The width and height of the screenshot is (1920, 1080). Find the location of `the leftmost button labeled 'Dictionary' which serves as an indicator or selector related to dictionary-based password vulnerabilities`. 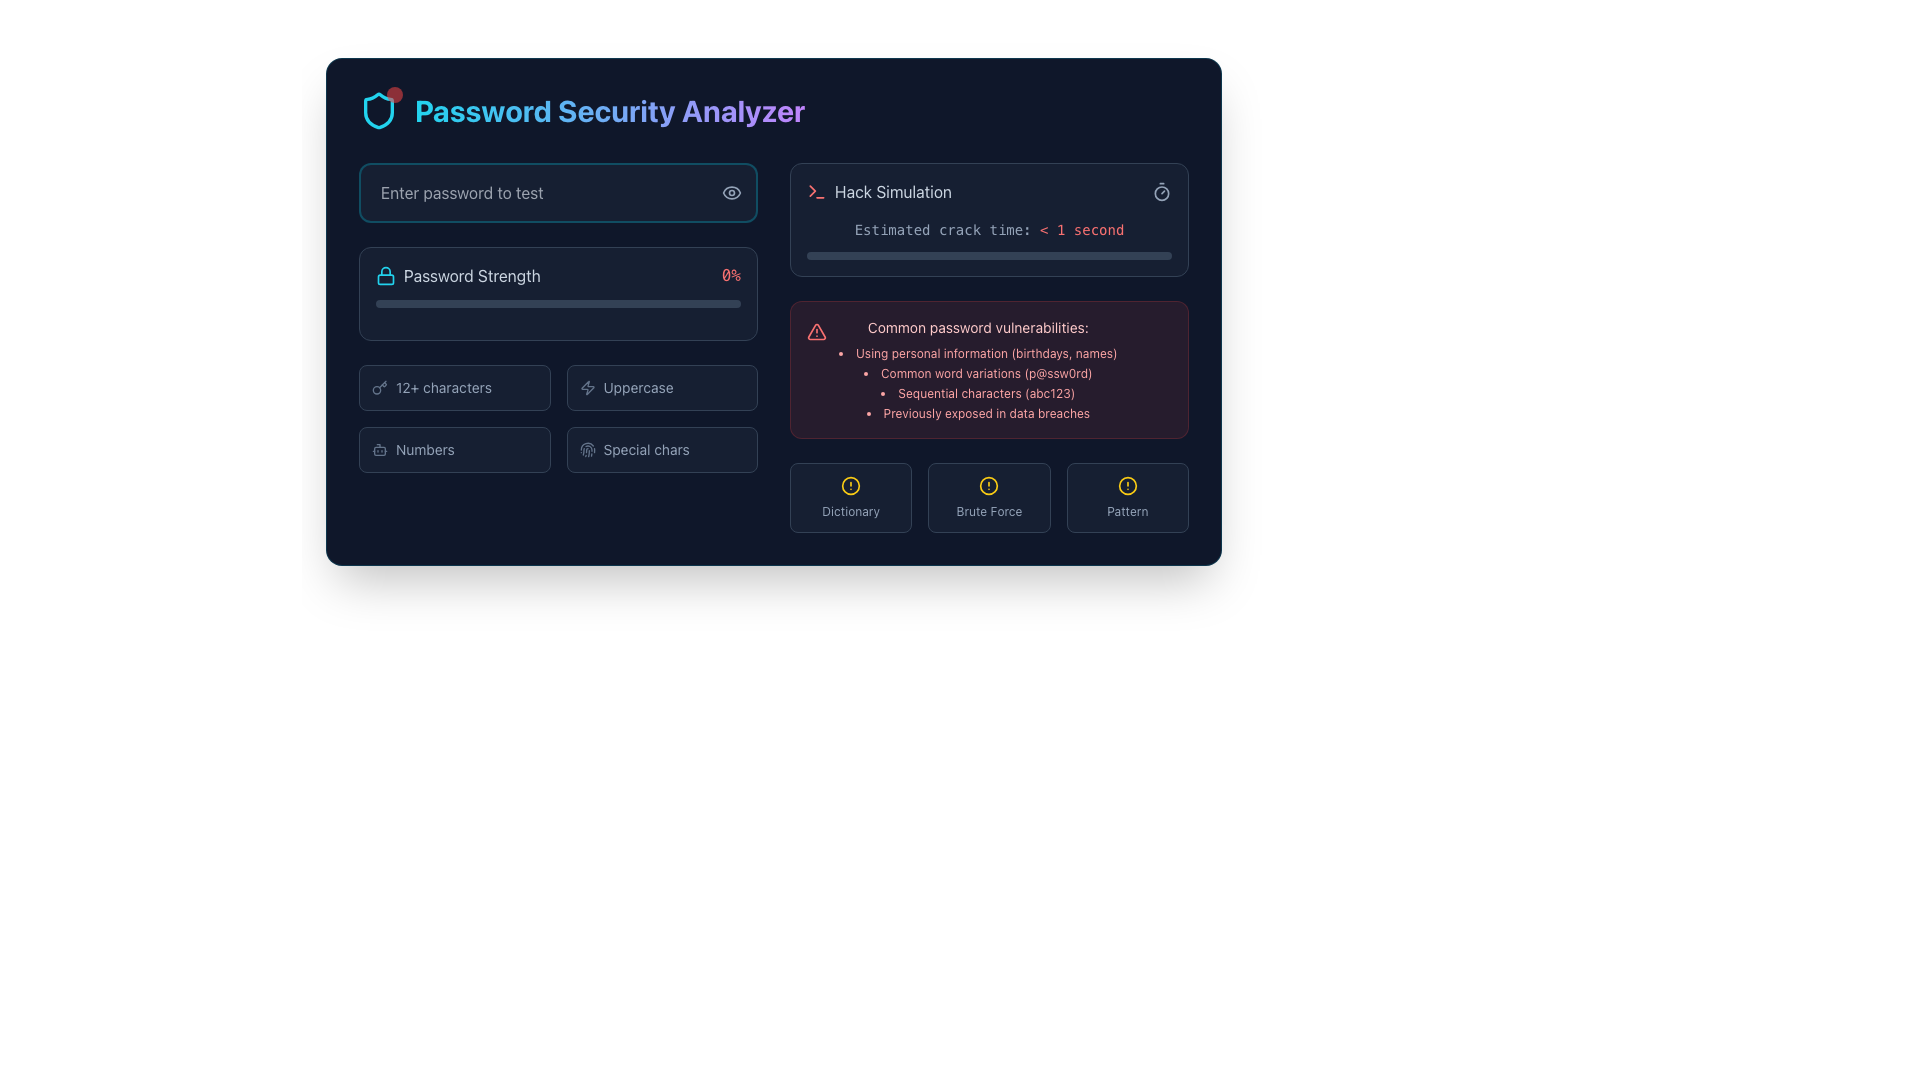

the leftmost button labeled 'Dictionary' which serves as an indicator or selector related to dictionary-based password vulnerabilities is located at coordinates (851, 496).